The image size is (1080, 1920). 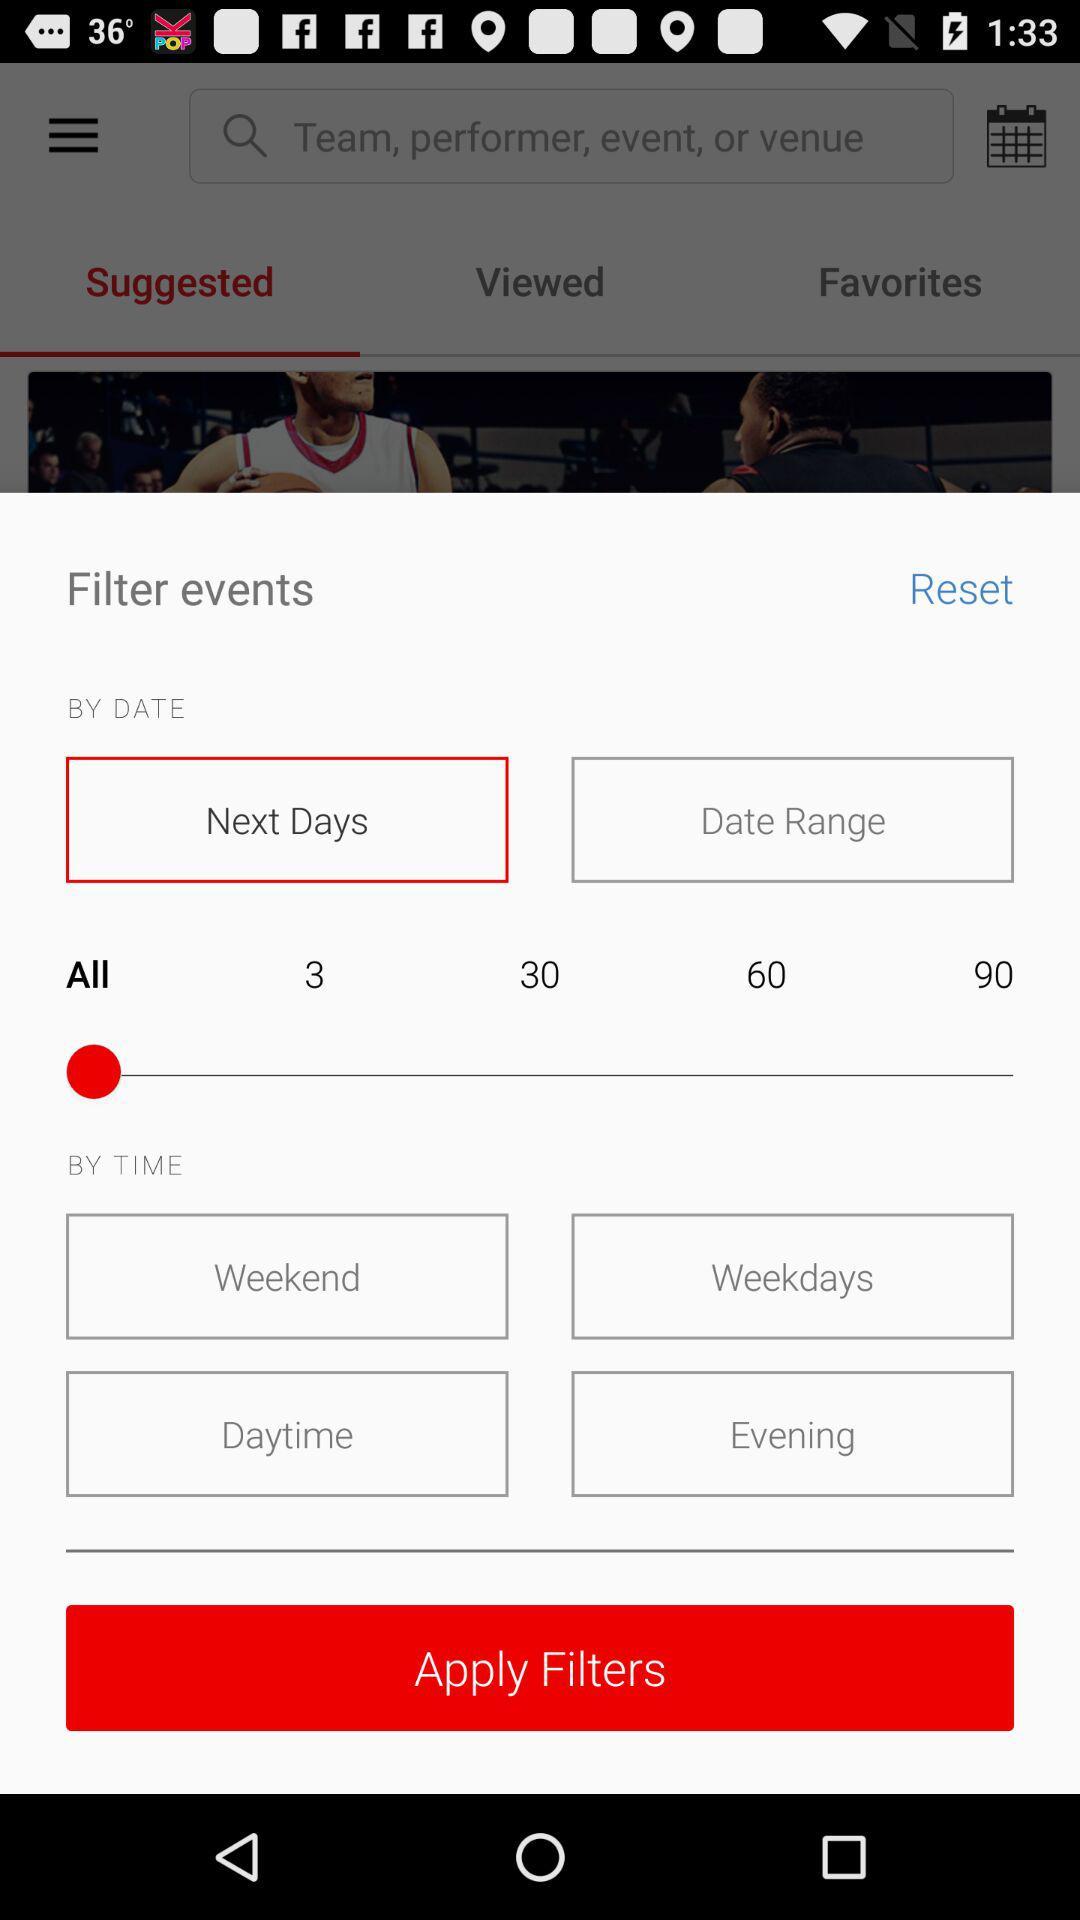 I want to click on daytime at the bottom left corner, so click(x=287, y=1433).